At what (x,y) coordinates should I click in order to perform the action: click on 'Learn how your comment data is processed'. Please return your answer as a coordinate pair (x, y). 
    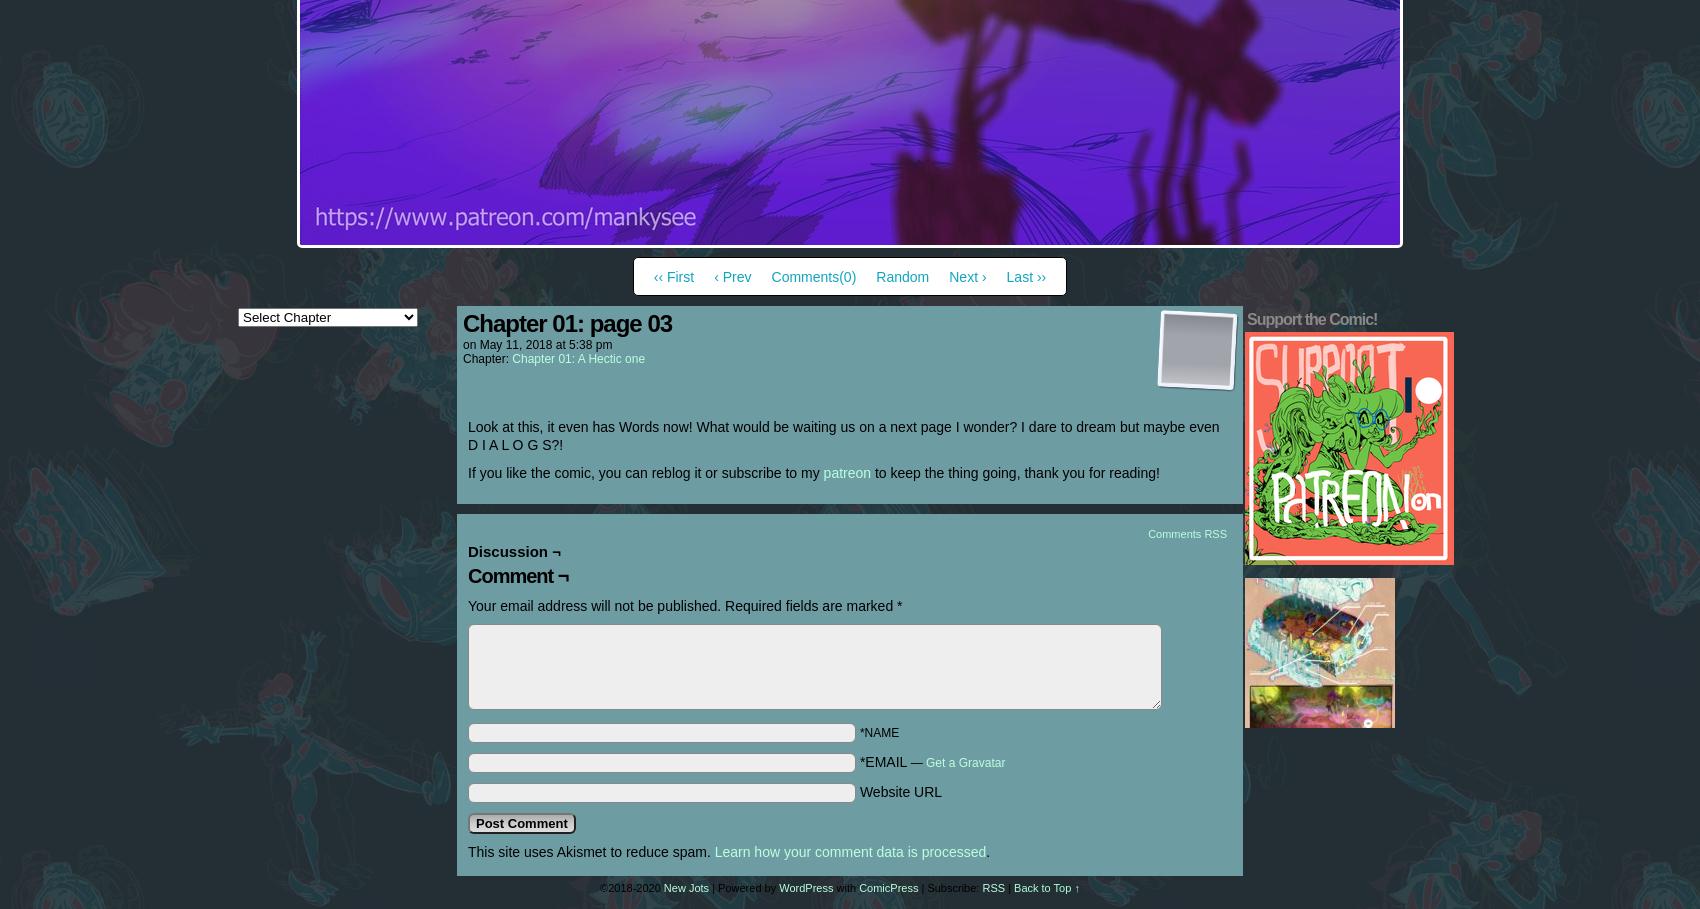
    Looking at the image, I should click on (714, 851).